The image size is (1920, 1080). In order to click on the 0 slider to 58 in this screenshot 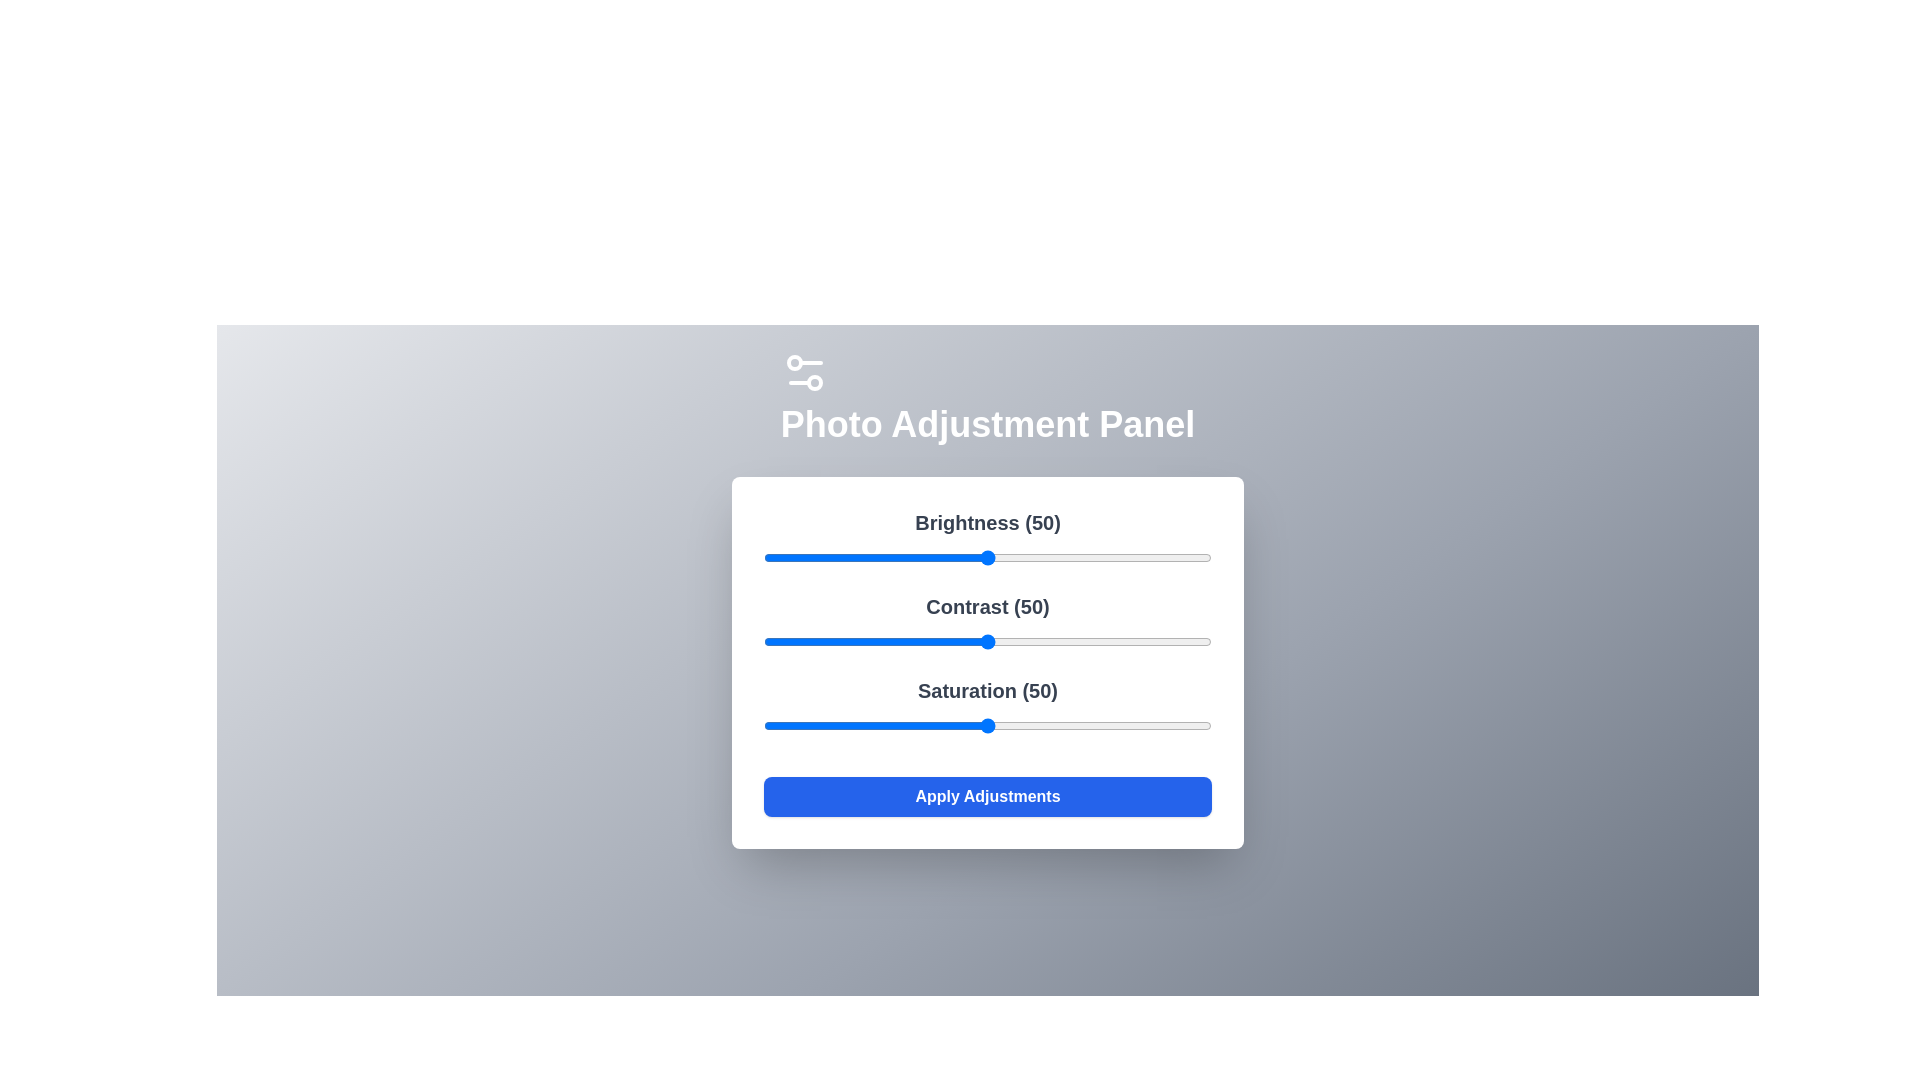, I will do `click(1023, 558)`.